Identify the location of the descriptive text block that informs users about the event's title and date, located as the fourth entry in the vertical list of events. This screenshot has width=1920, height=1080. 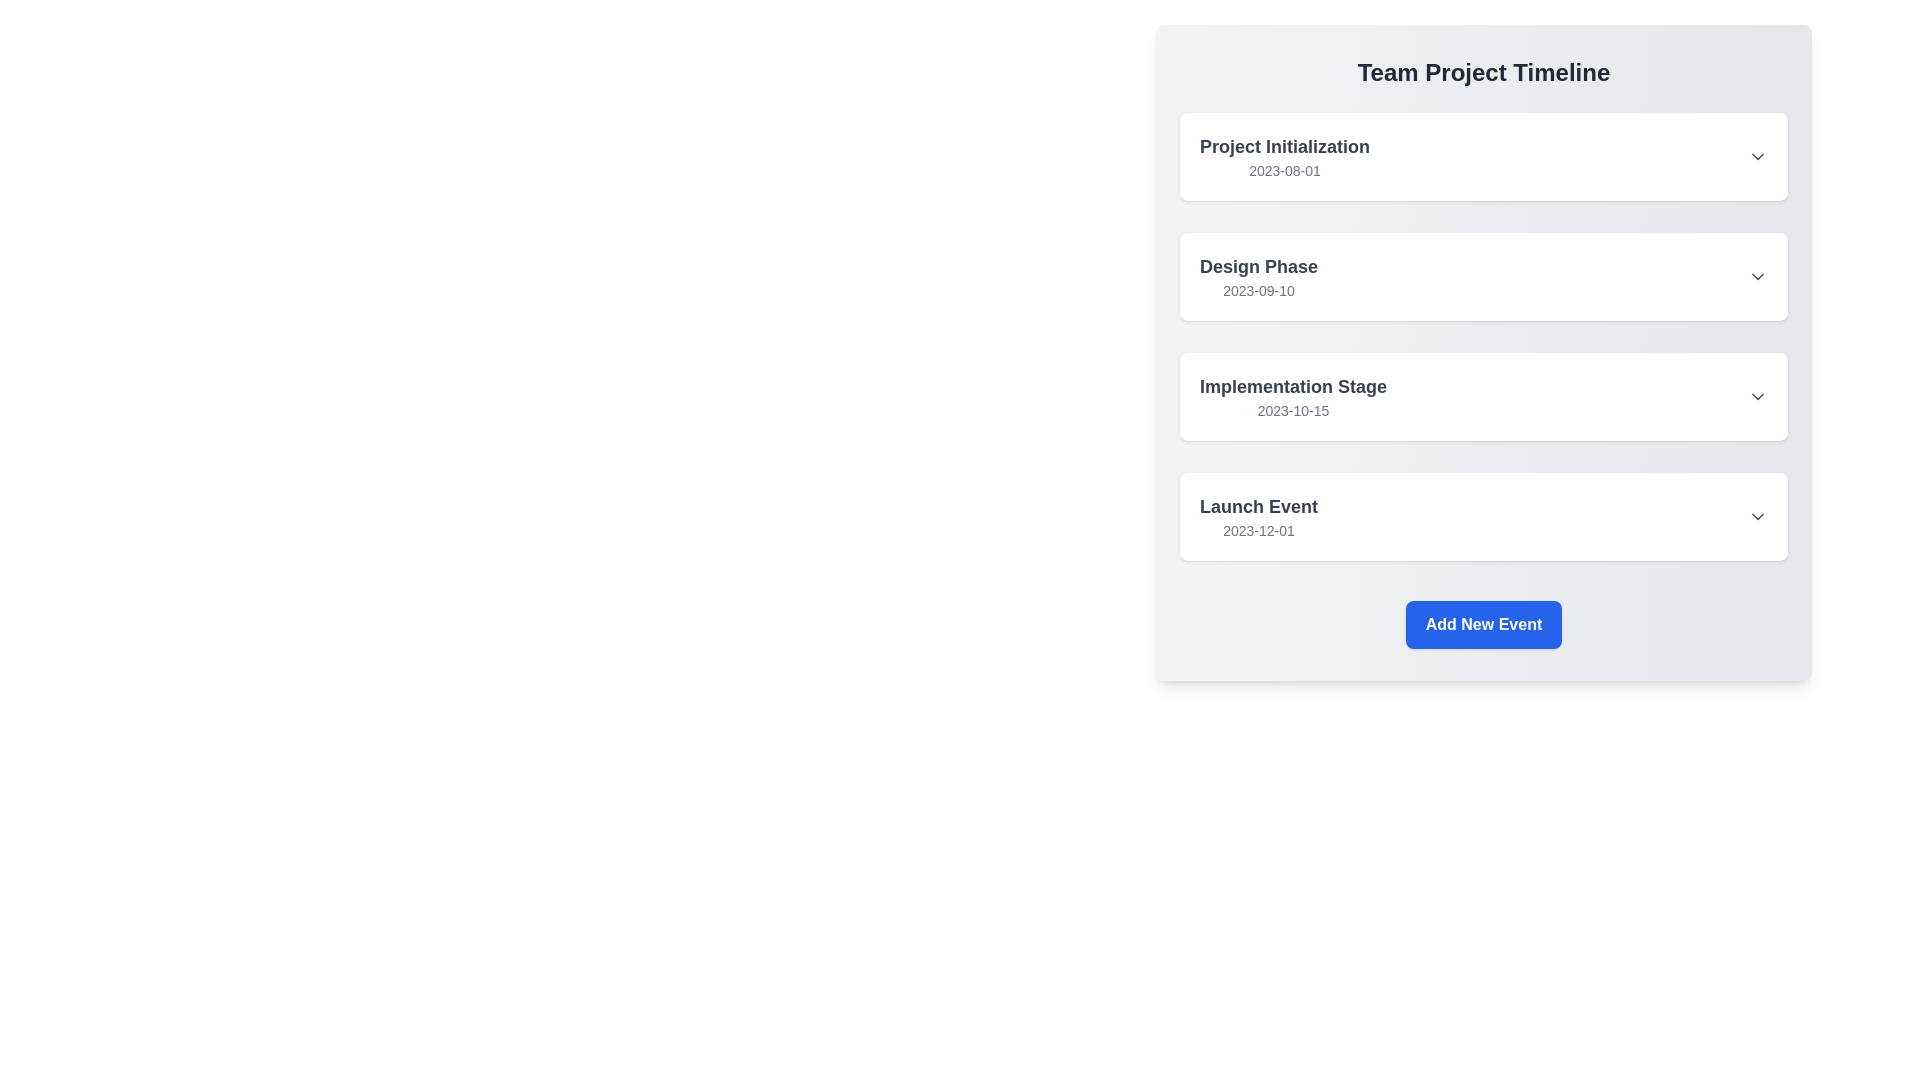
(1257, 515).